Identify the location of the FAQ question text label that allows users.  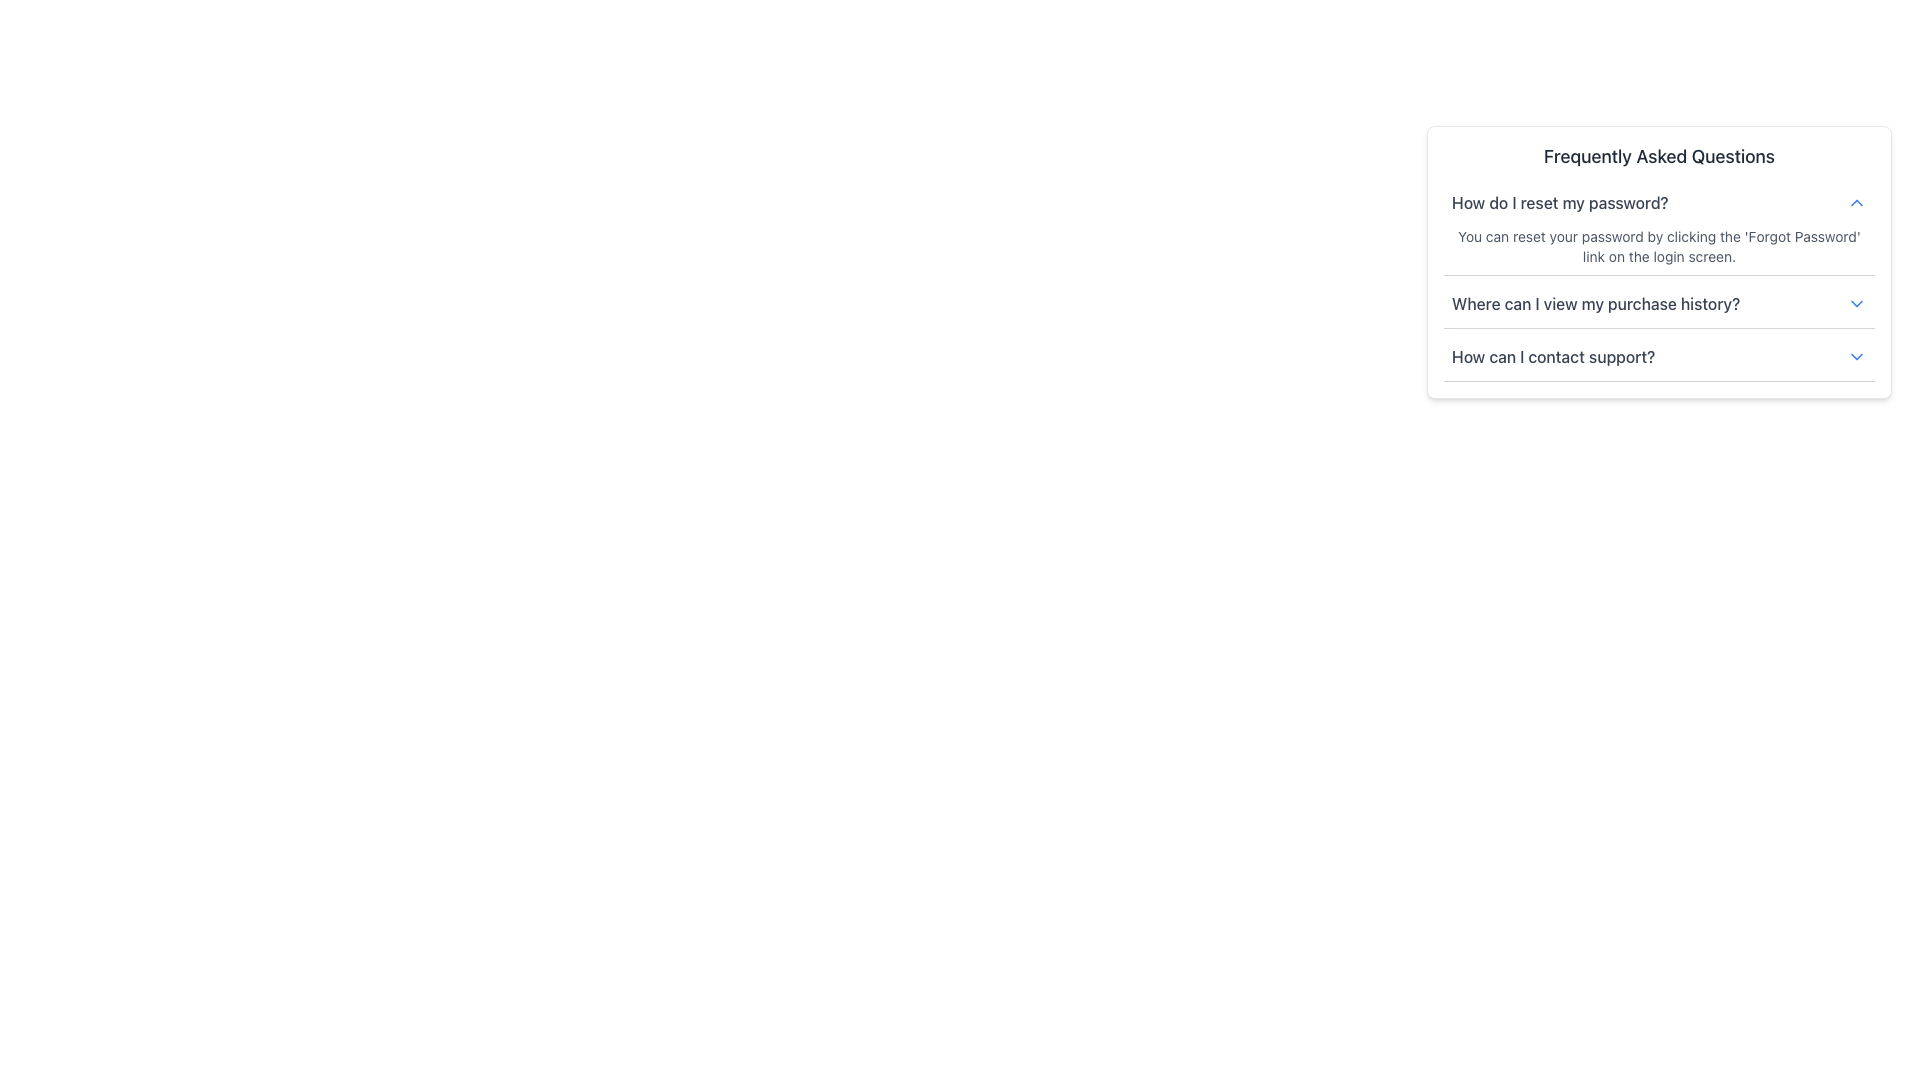
(1595, 304).